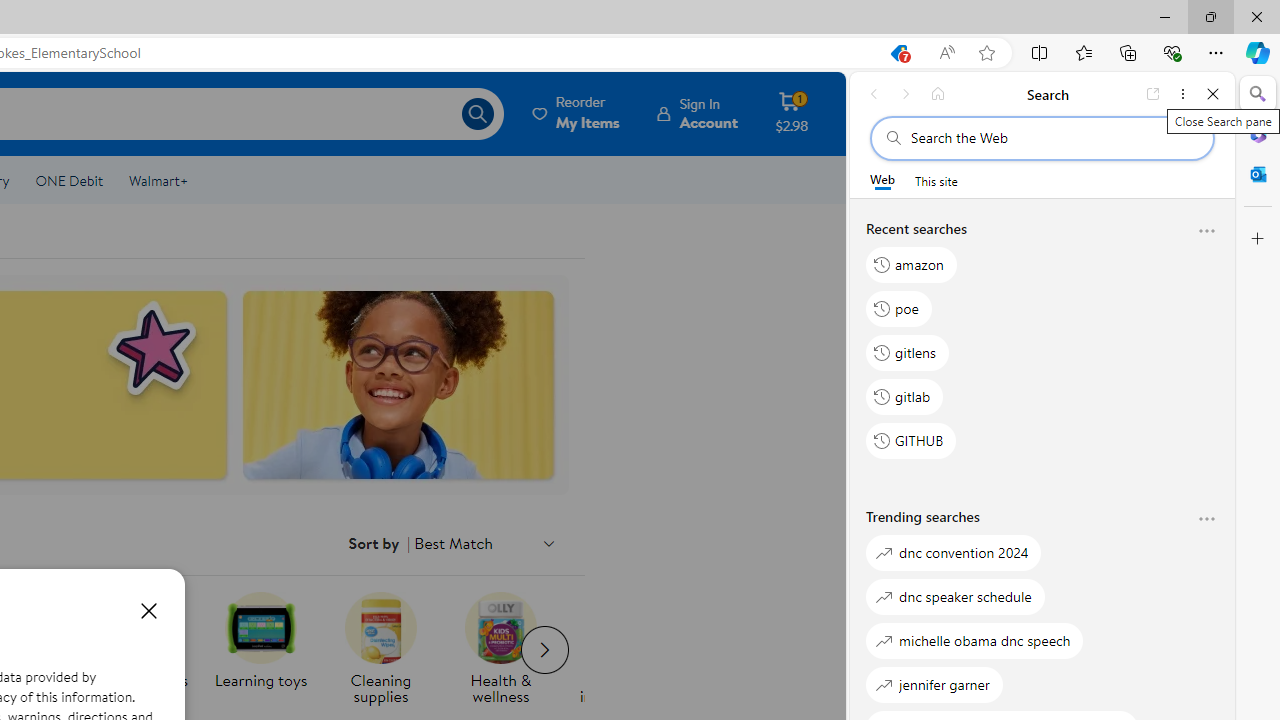  Describe the element at coordinates (934, 683) in the screenshot. I see `'jennifer garner'` at that location.